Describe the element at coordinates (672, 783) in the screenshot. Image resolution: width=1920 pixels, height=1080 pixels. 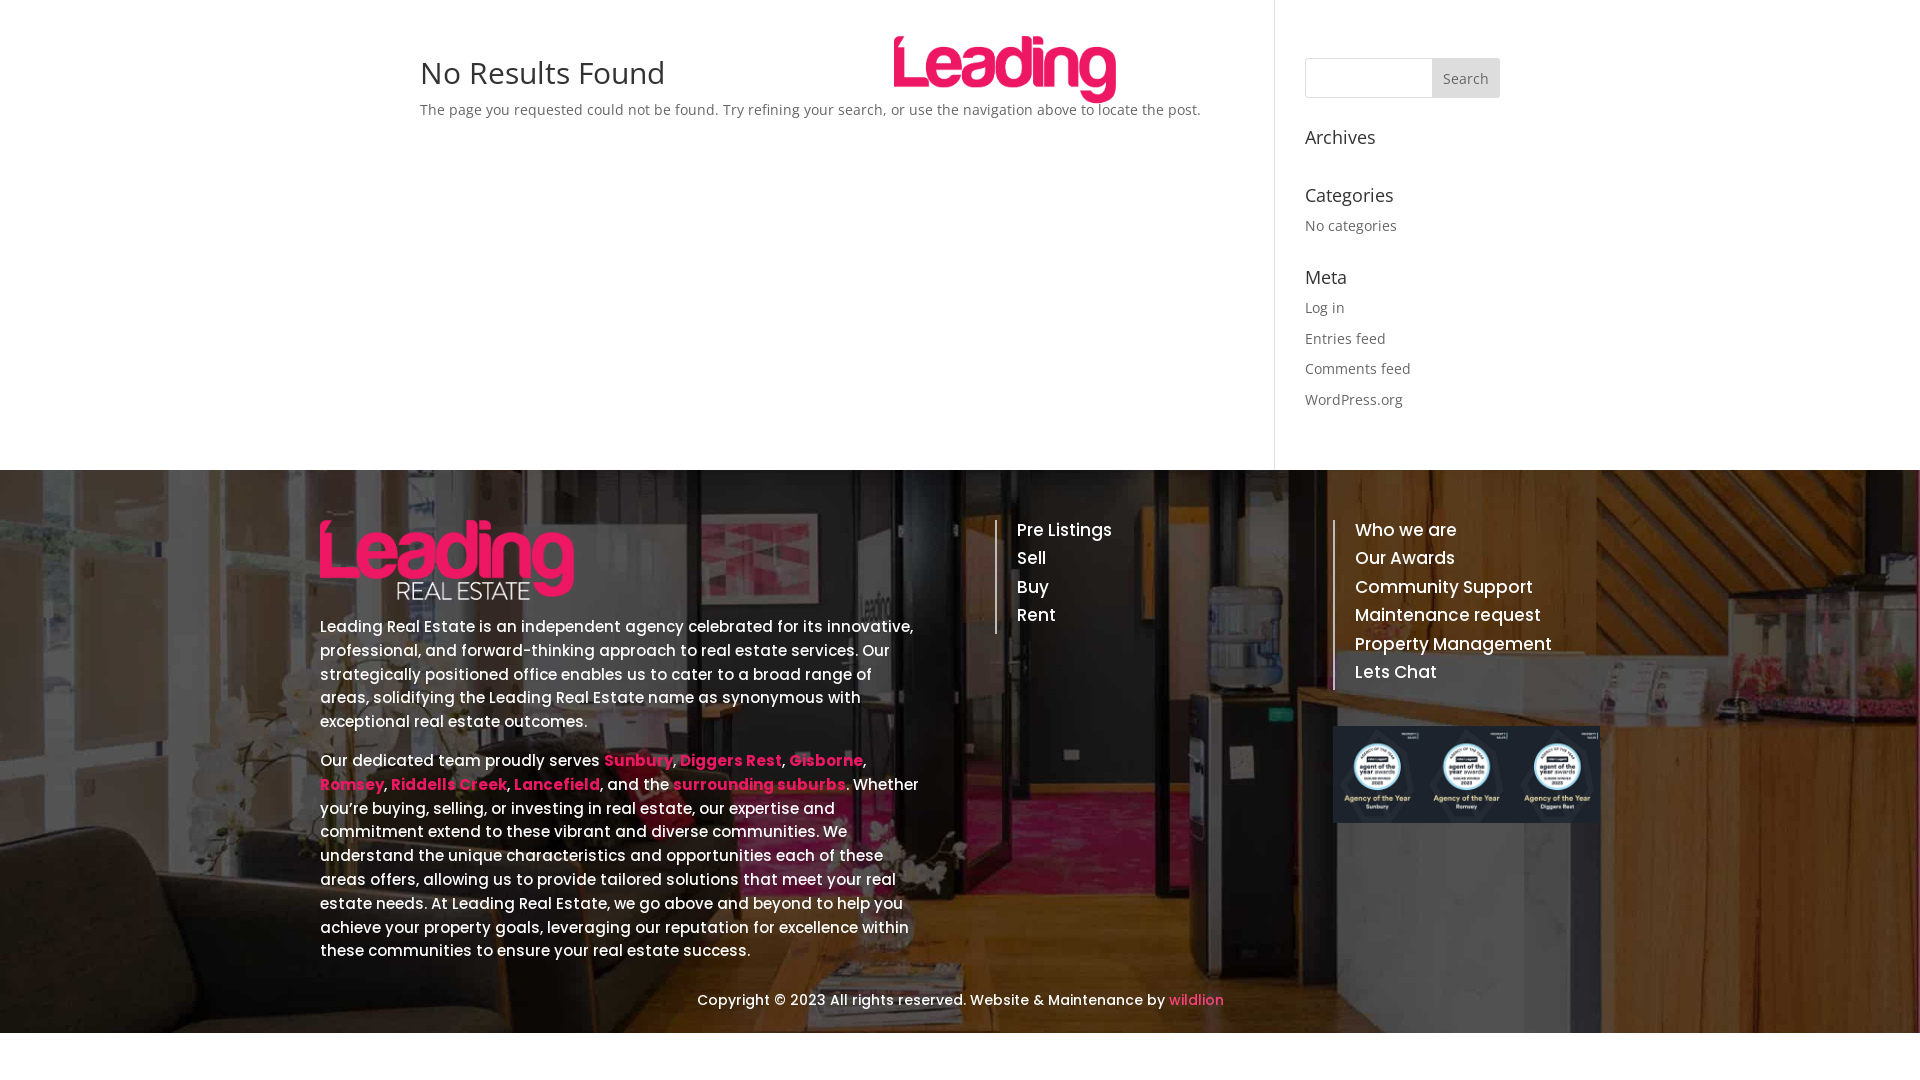
I see `'surrounding suburbs'` at that location.